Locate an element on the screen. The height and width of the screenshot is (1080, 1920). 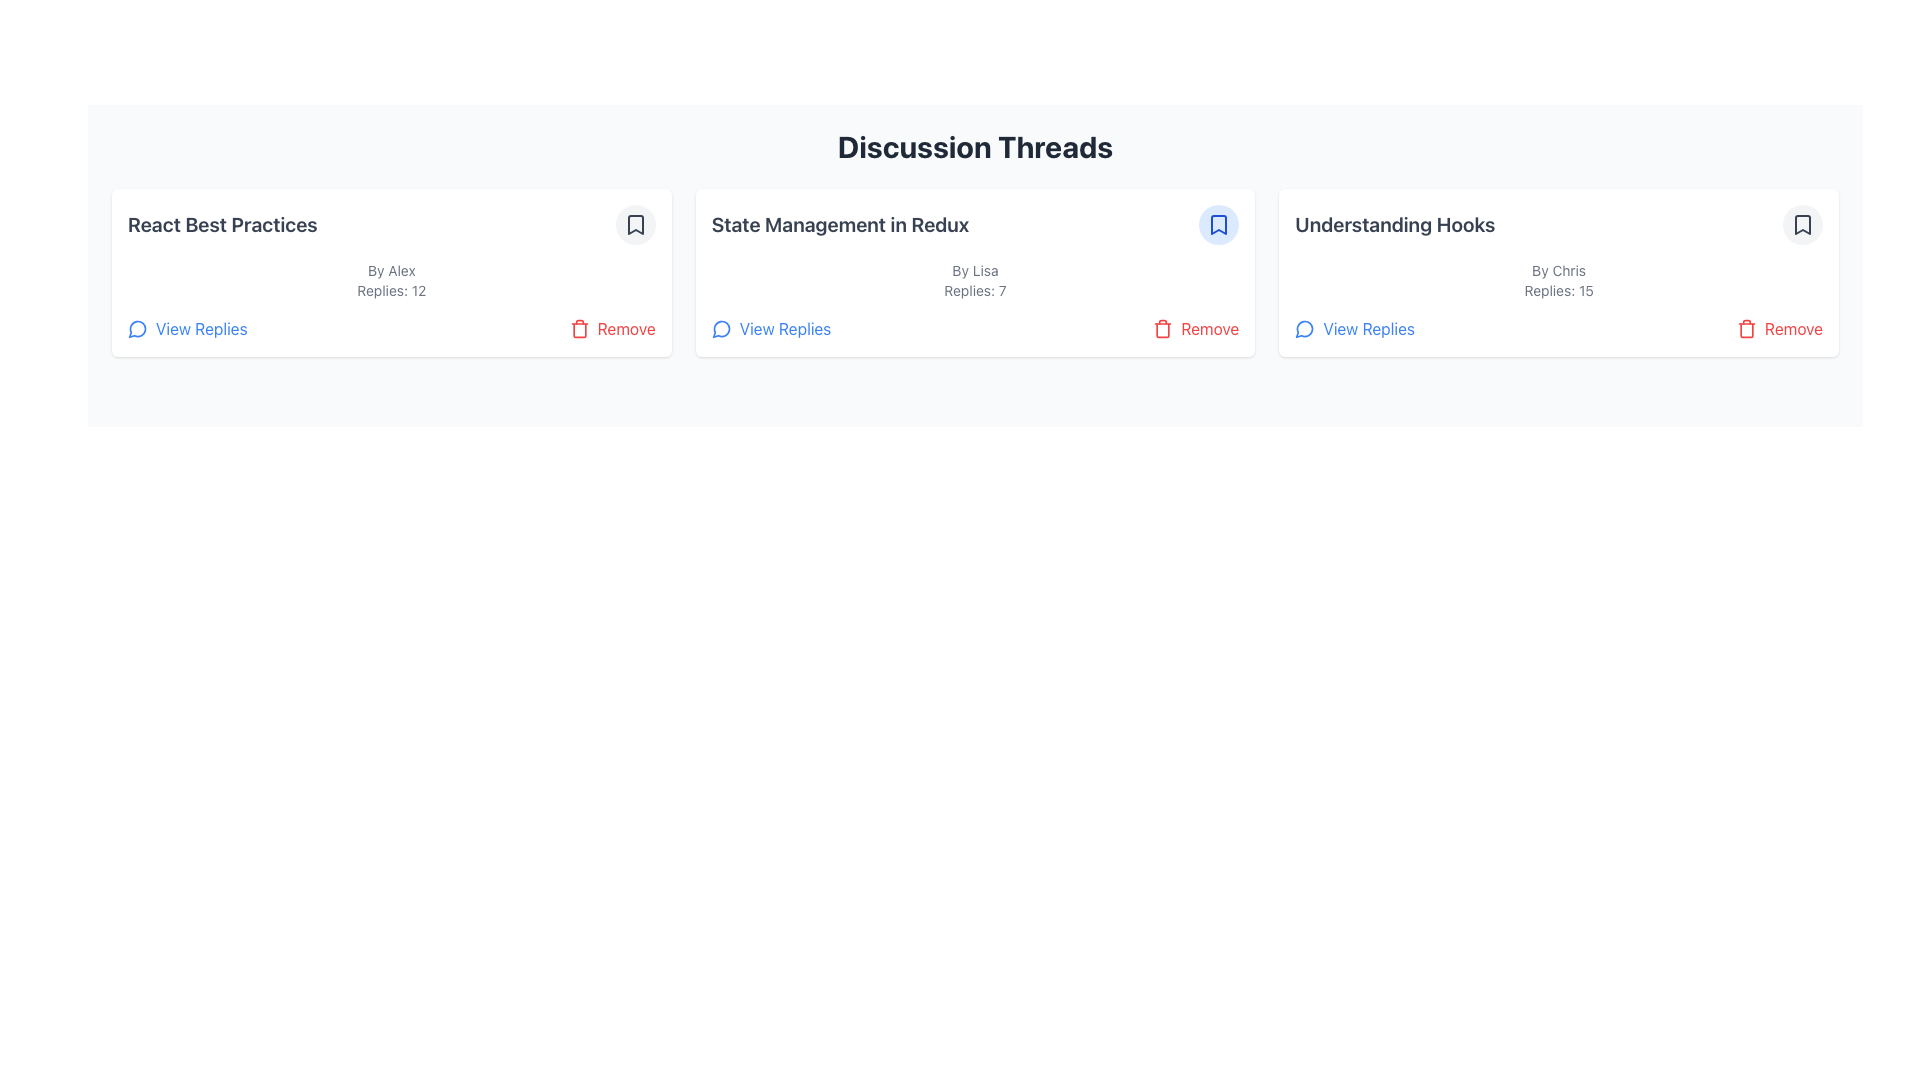
the circular bookmark button with a light blue background located in the top-right corner of the card titled 'State Management in Redux' to bookmark or unbookmark the item is located at coordinates (1218, 224).